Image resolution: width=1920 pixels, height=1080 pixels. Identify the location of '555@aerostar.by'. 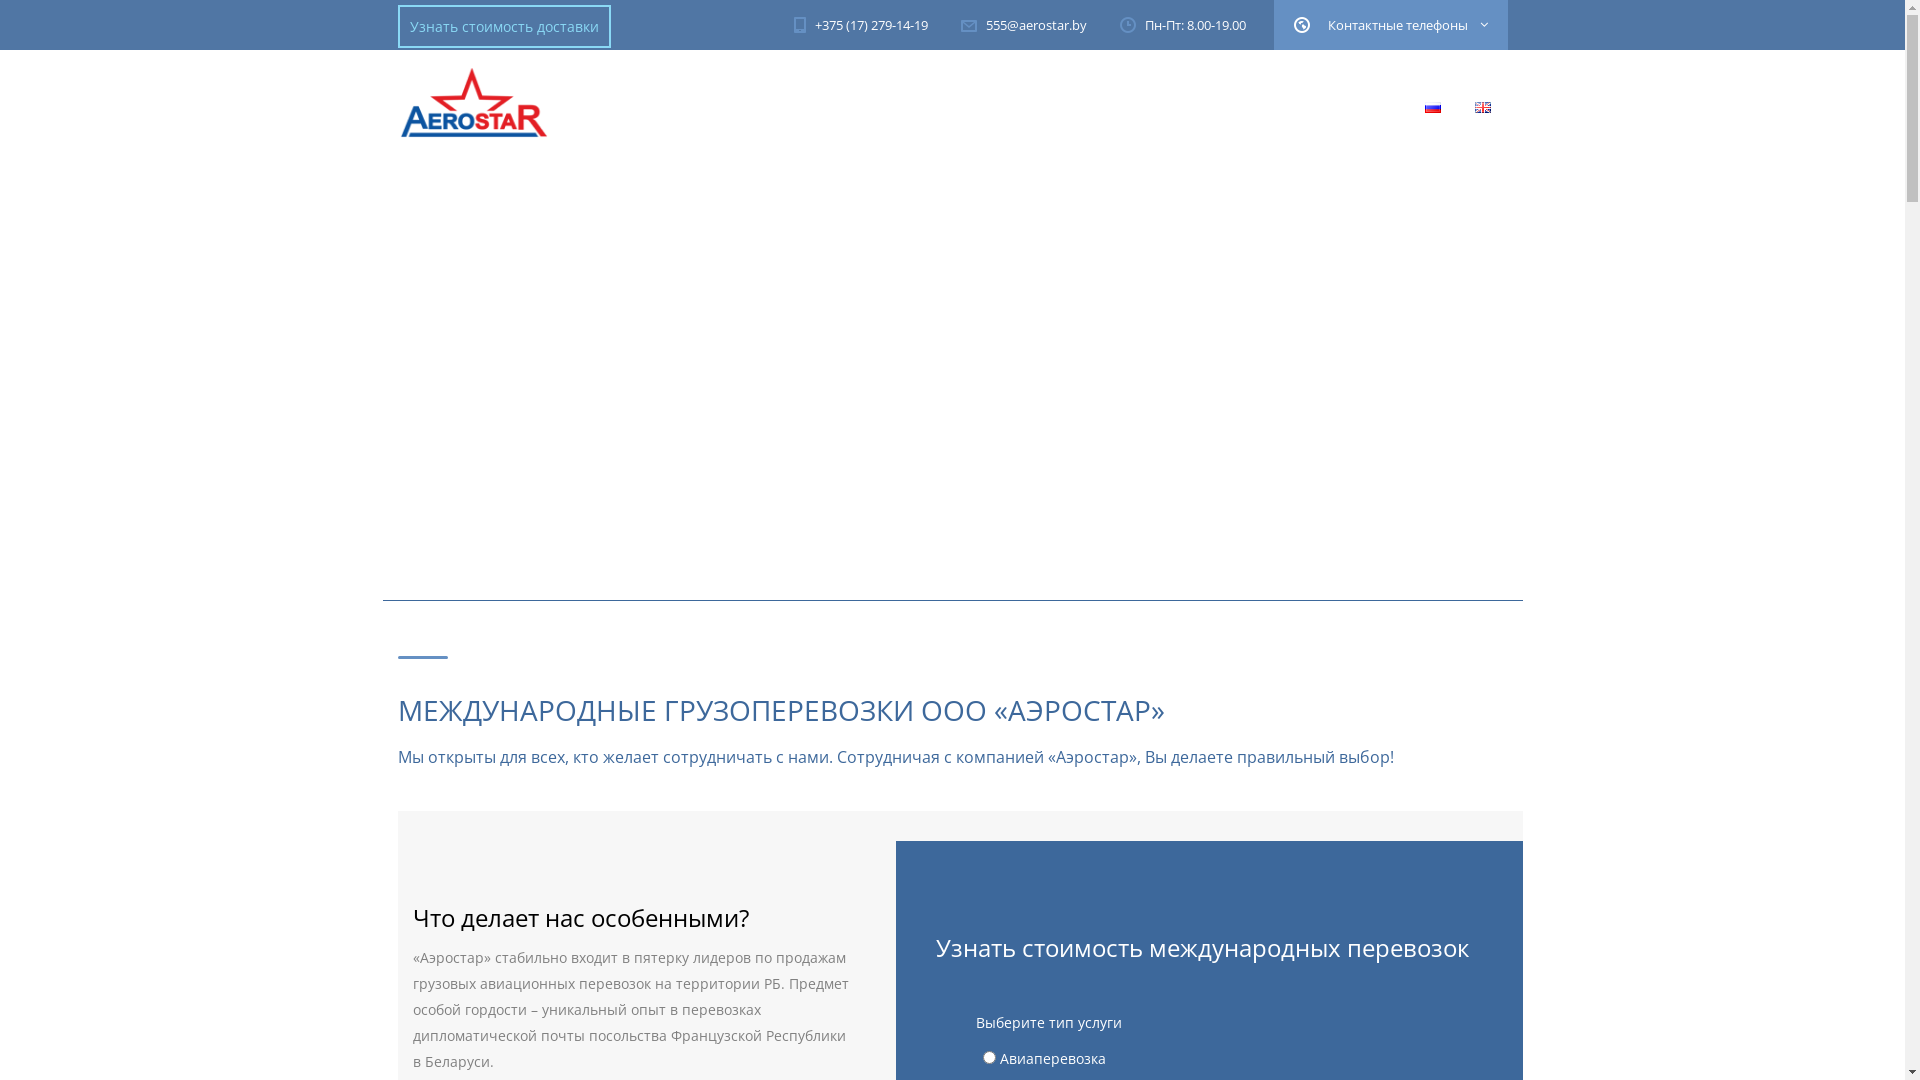
(1022, 23).